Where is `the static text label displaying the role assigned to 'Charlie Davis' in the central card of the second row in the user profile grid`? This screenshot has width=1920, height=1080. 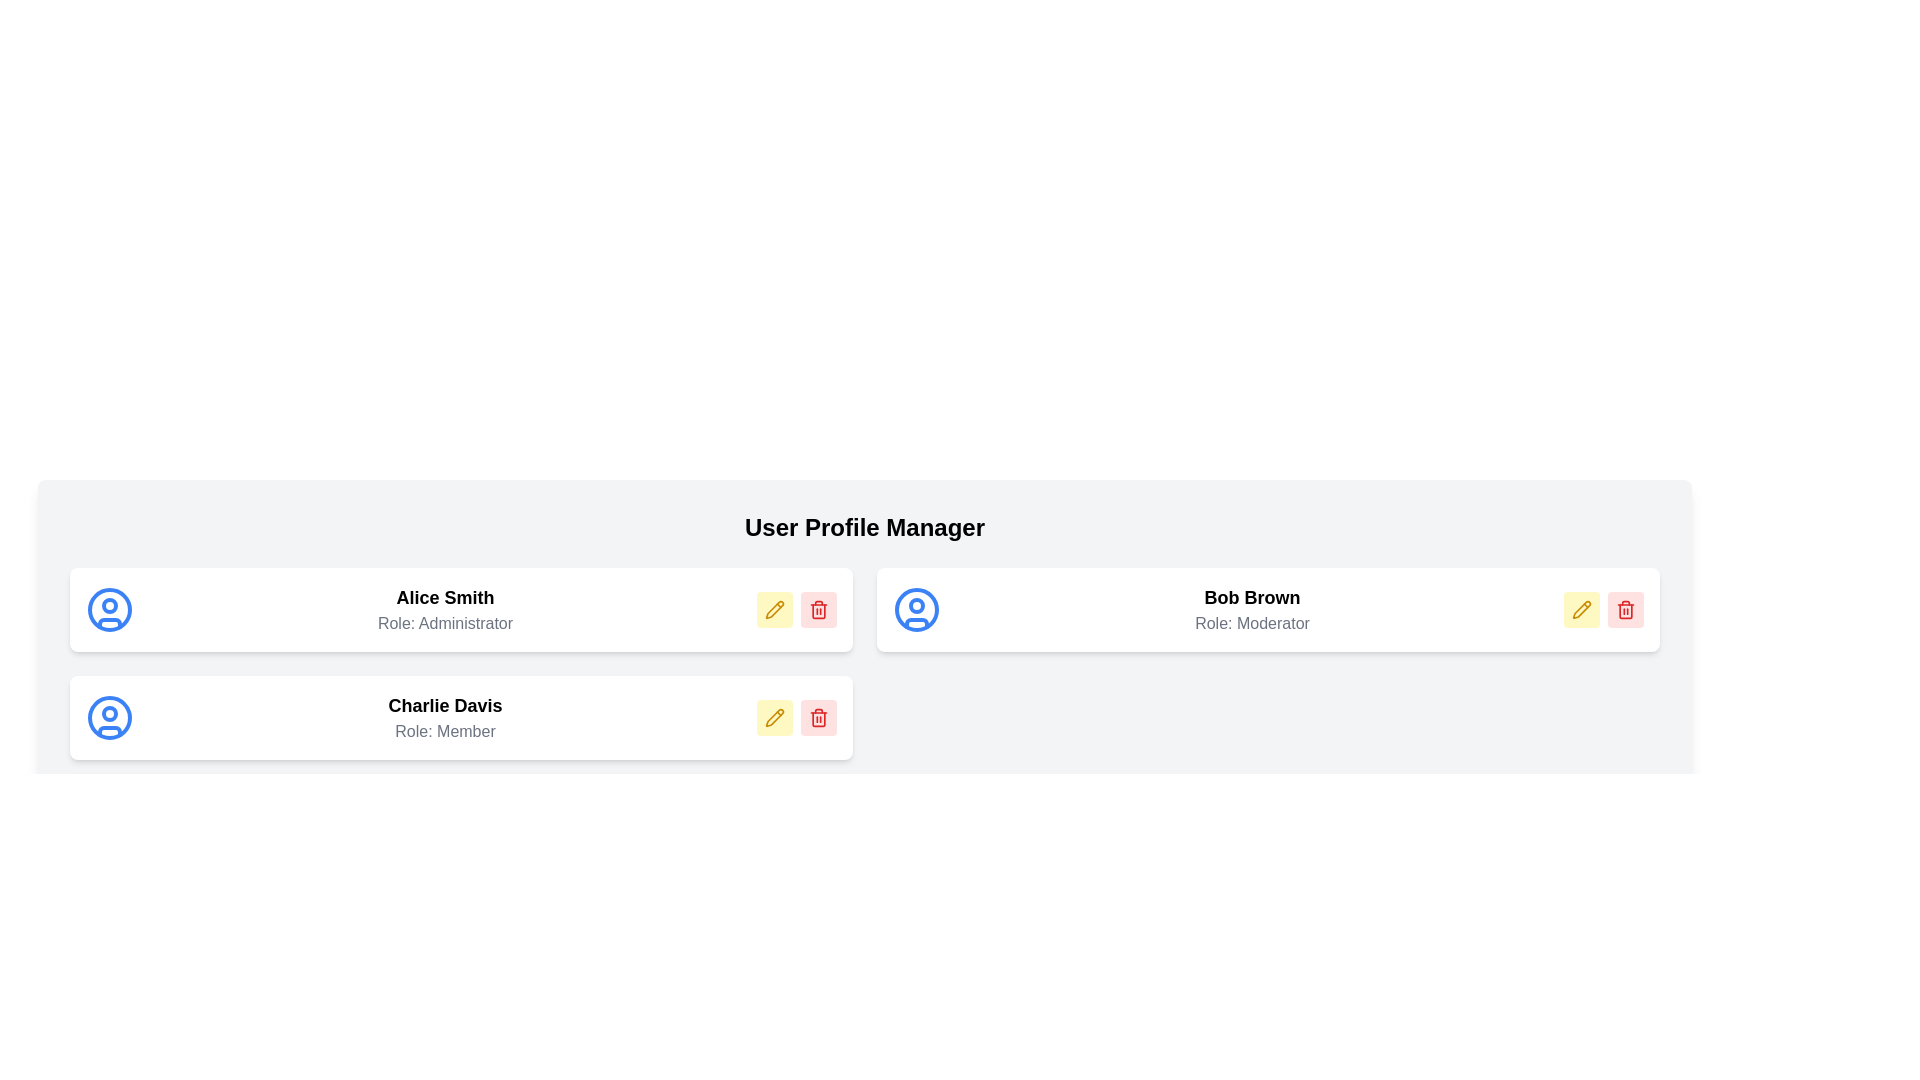
the static text label displaying the role assigned to 'Charlie Davis' in the central card of the second row in the user profile grid is located at coordinates (444, 732).